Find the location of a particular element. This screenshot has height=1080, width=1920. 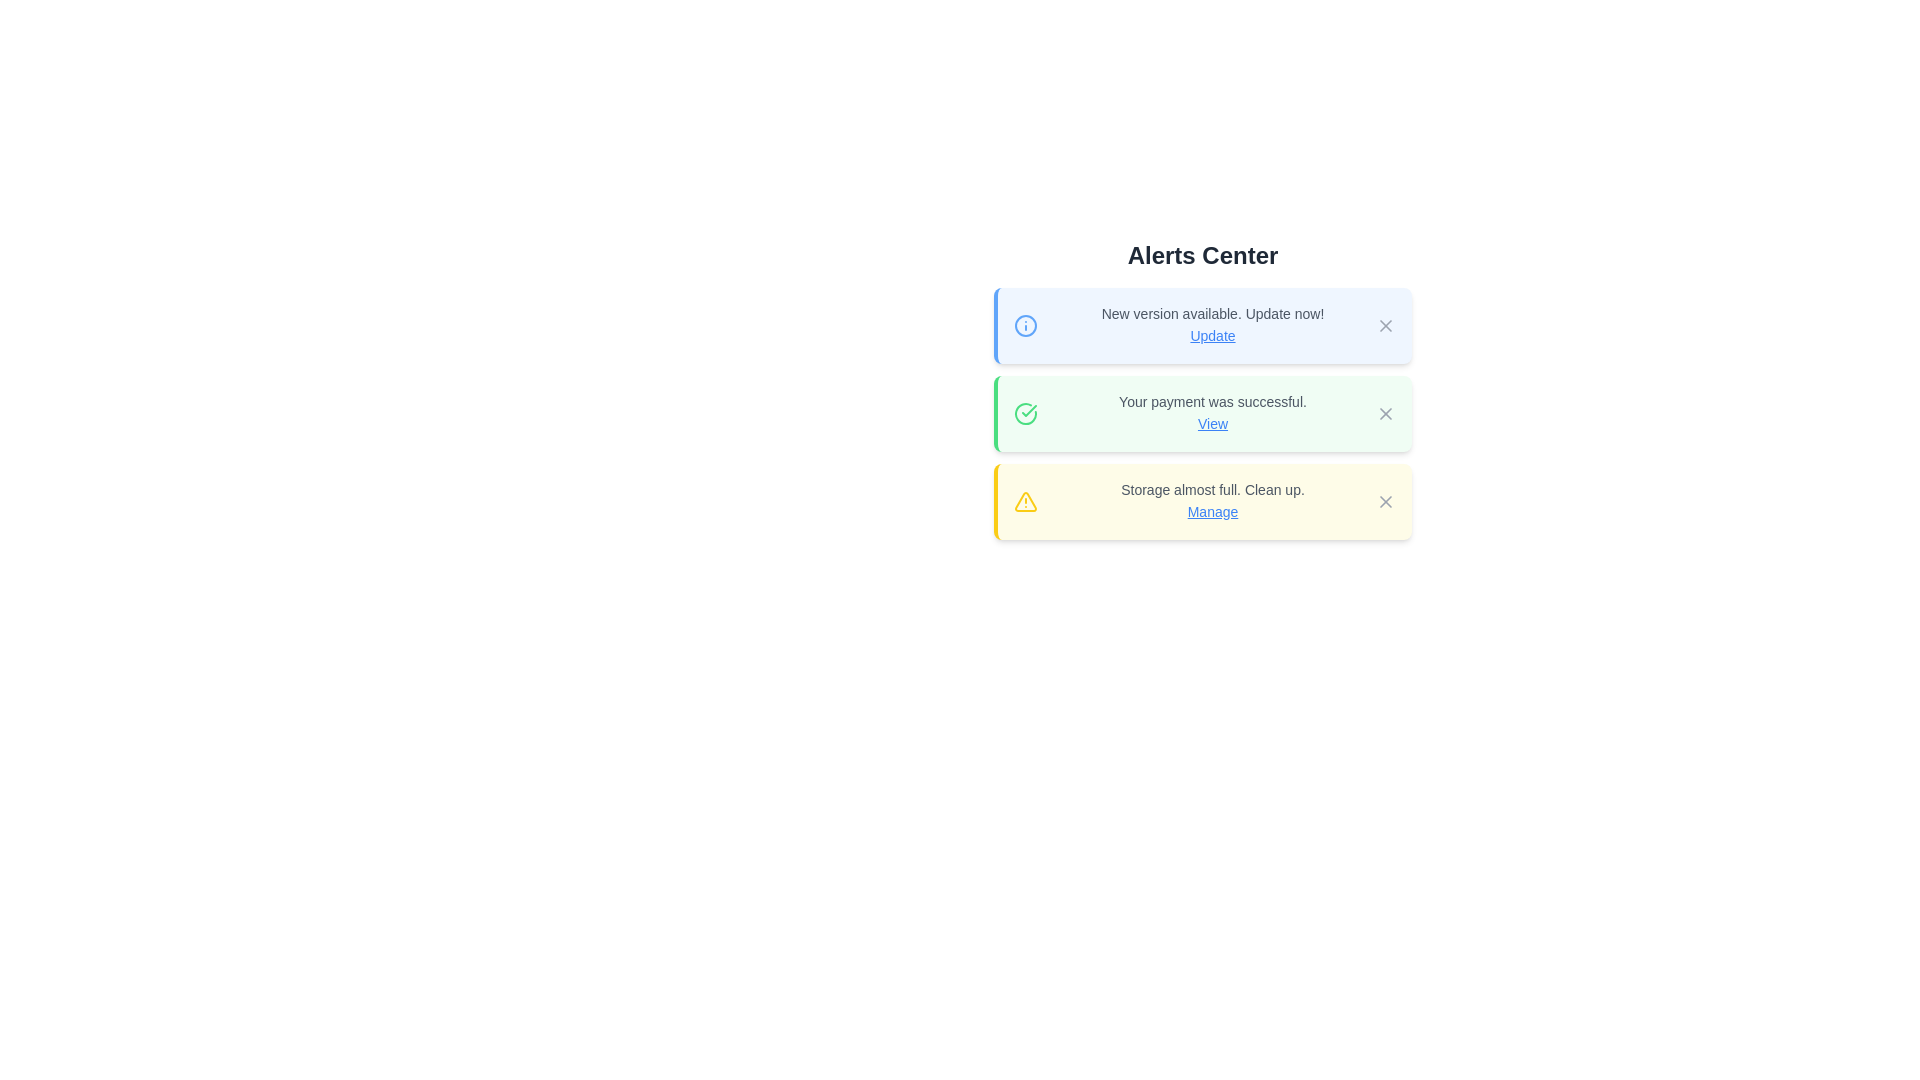

notification message displaying 'New version available. Update now!' with an interactive link labeled 'Update' in the Alerts Center interface is located at coordinates (1212, 325).